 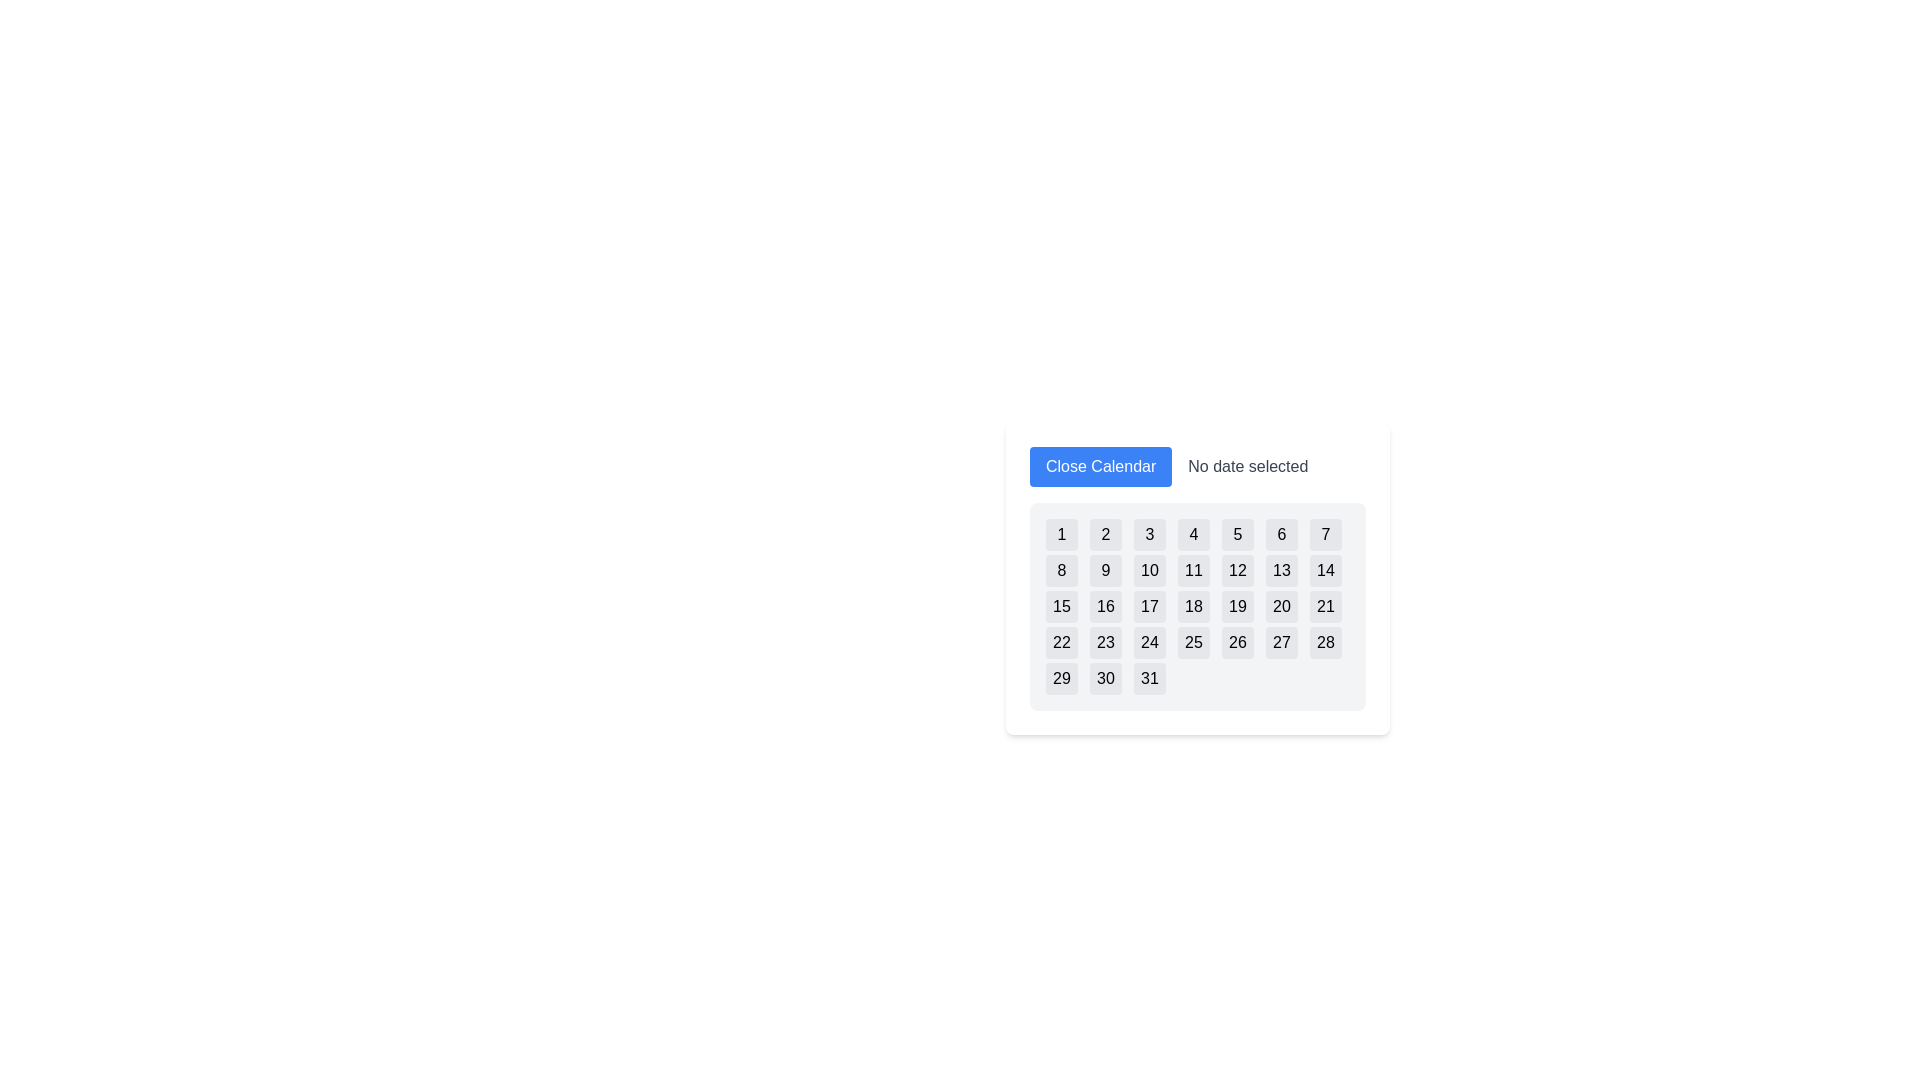 What do you see at coordinates (1060, 677) in the screenshot?
I see `the square button labeled '29' with black text on a light gray background` at bounding box center [1060, 677].